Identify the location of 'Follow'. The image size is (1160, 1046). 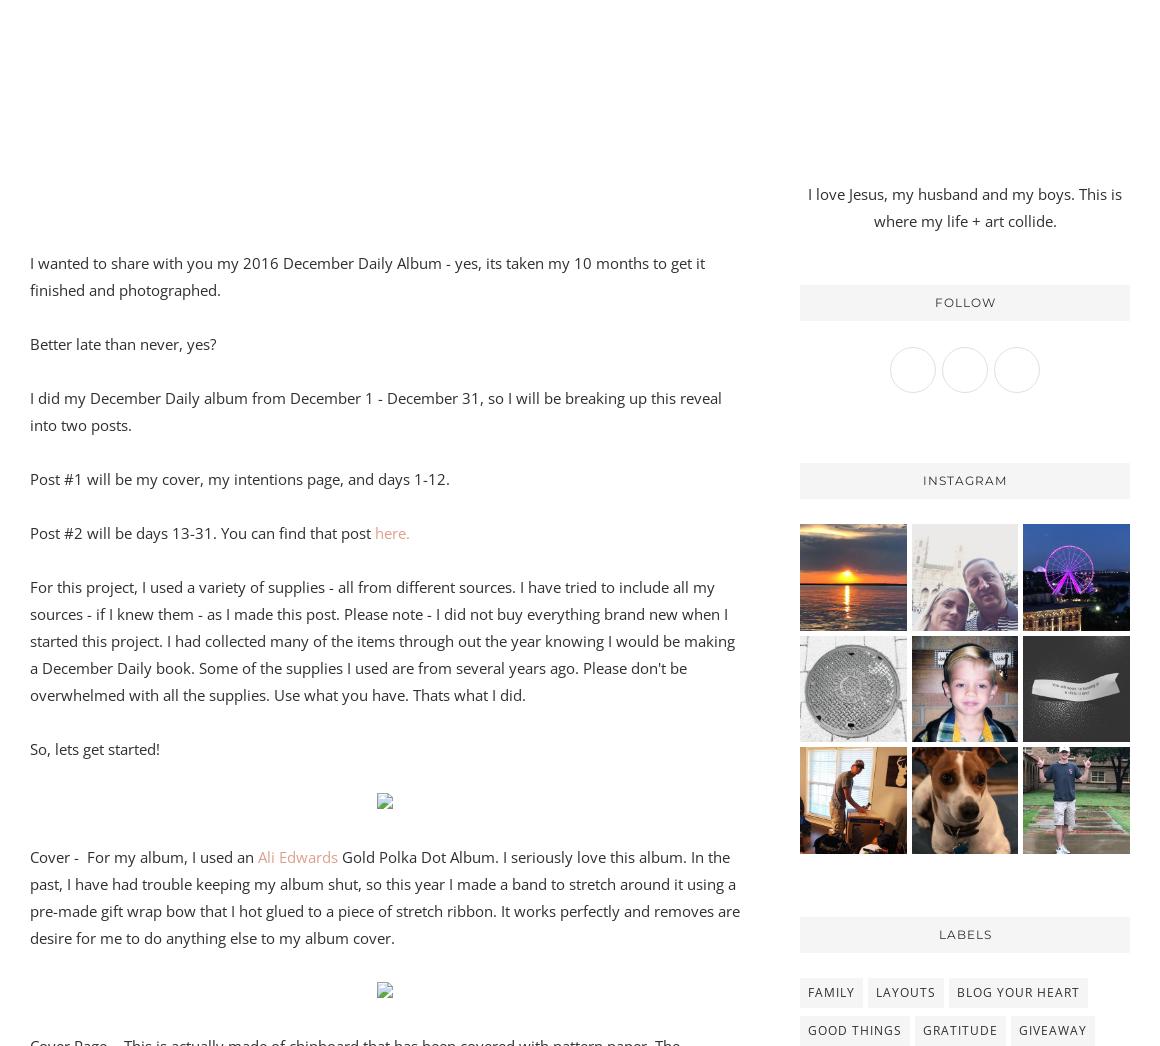
(934, 301).